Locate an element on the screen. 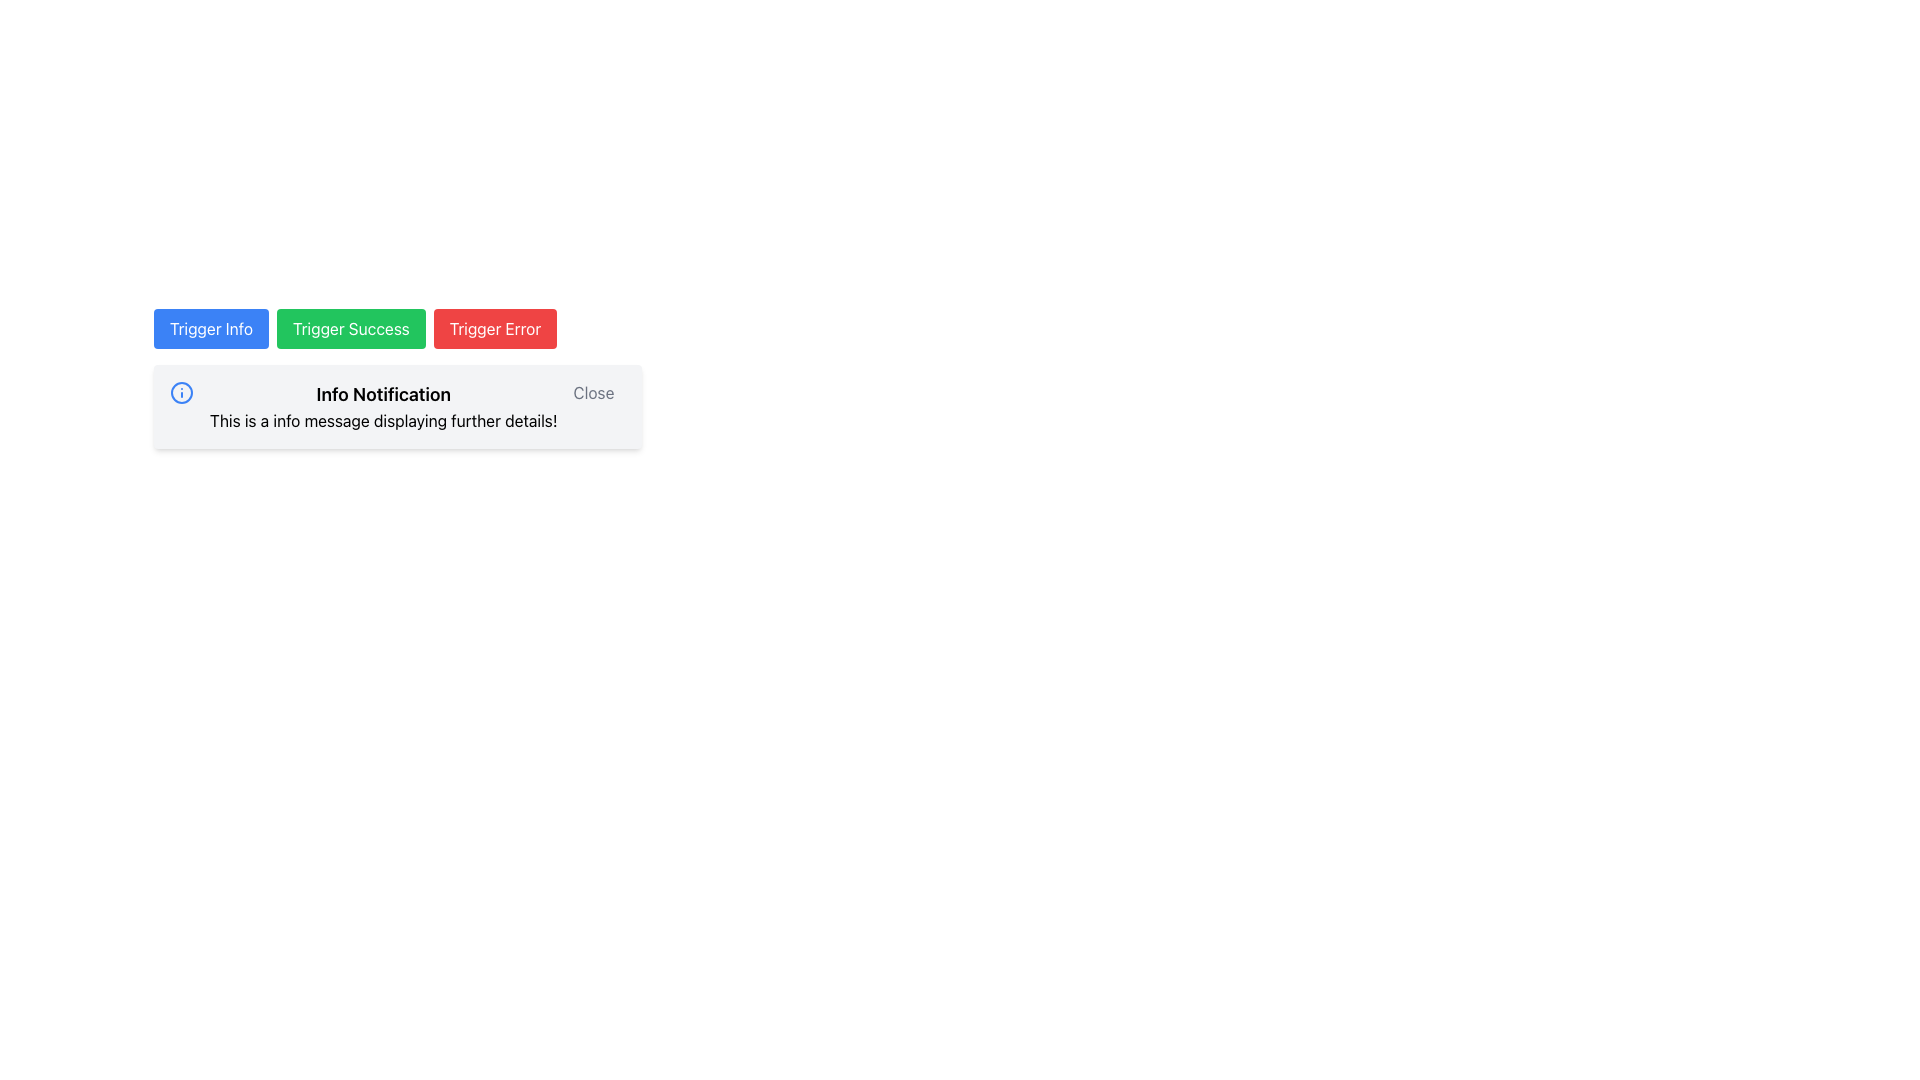 Image resolution: width=1920 pixels, height=1080 pixels. the information icon with a blue border located in the top-left corner of the 'Info Notification' box, adjacent to the title text is located at coordinates (182, 393).